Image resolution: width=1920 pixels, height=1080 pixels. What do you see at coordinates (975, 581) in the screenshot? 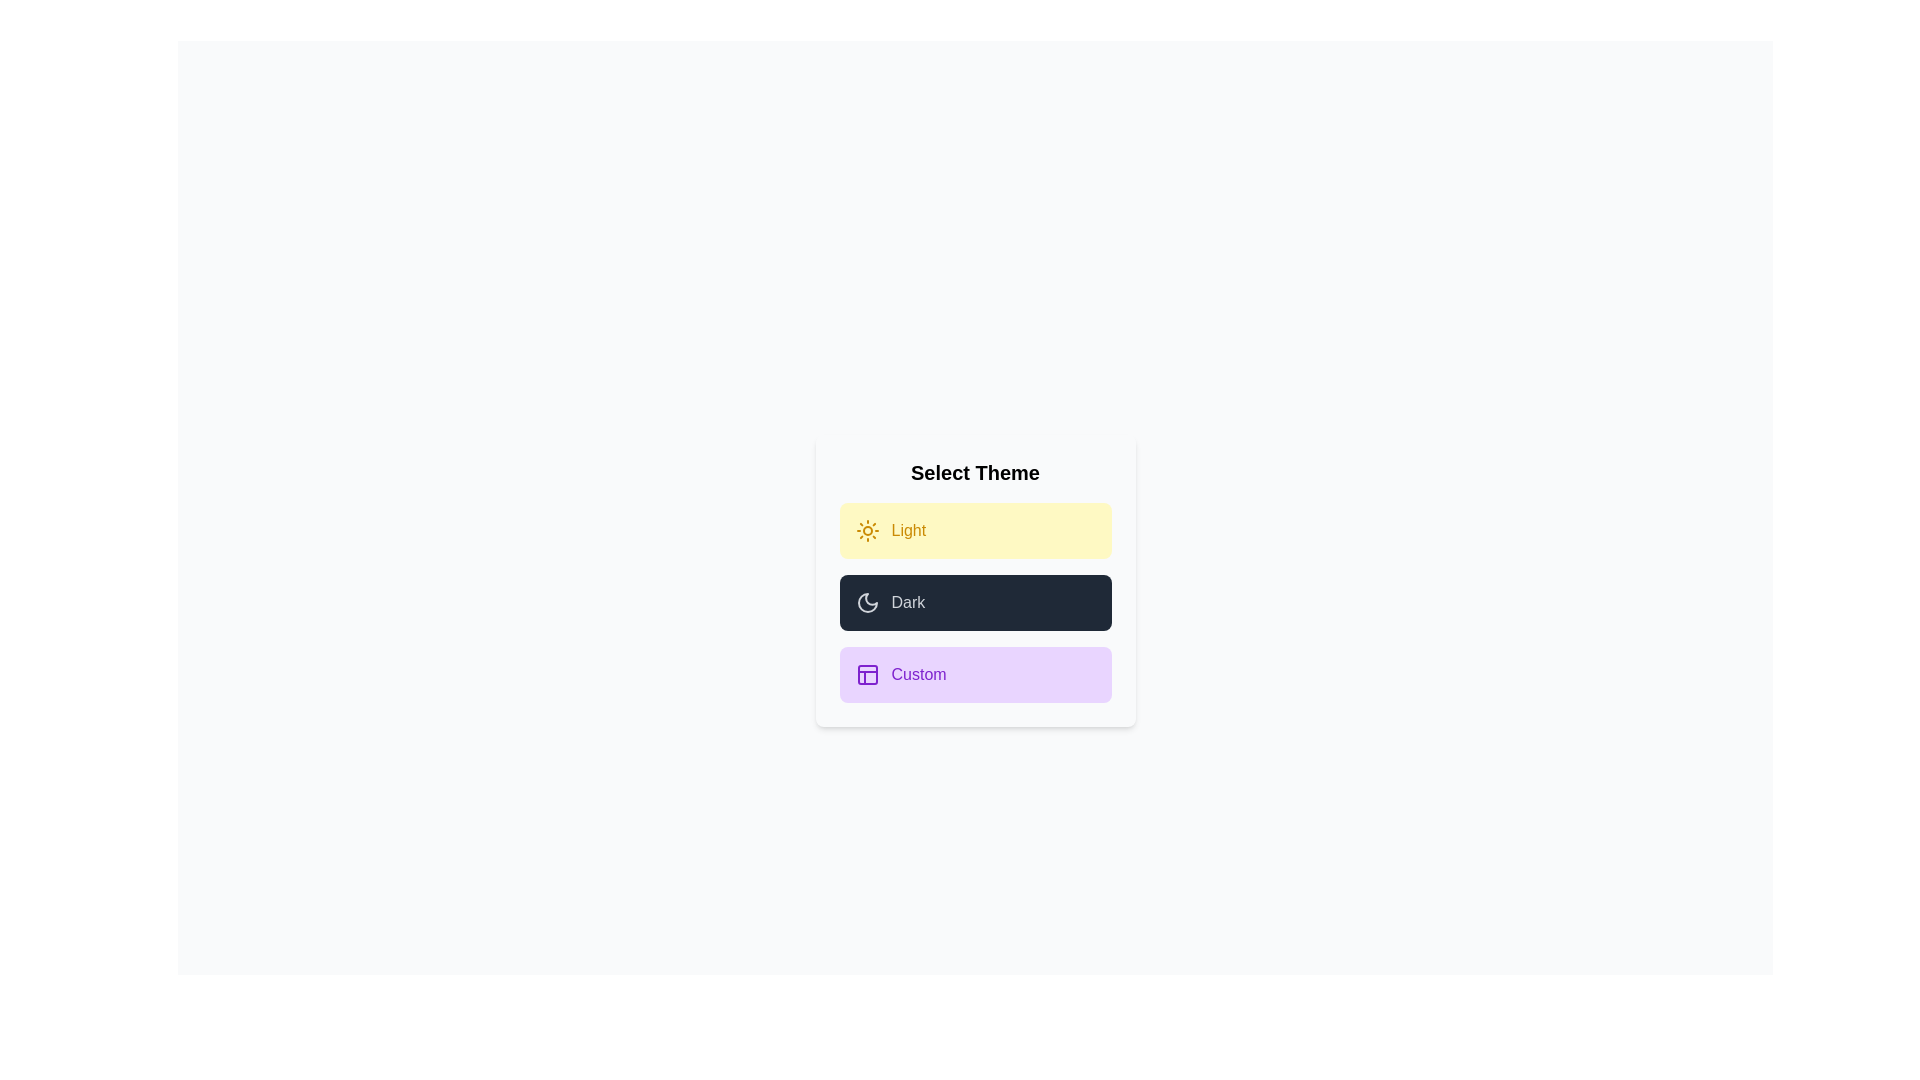
I see `the 'Dark' button, which is a dark-themed button with the text 'Dark' in light font and a crescent moon icon, located in the center of the dialog box` at bounding box center [975, 581].